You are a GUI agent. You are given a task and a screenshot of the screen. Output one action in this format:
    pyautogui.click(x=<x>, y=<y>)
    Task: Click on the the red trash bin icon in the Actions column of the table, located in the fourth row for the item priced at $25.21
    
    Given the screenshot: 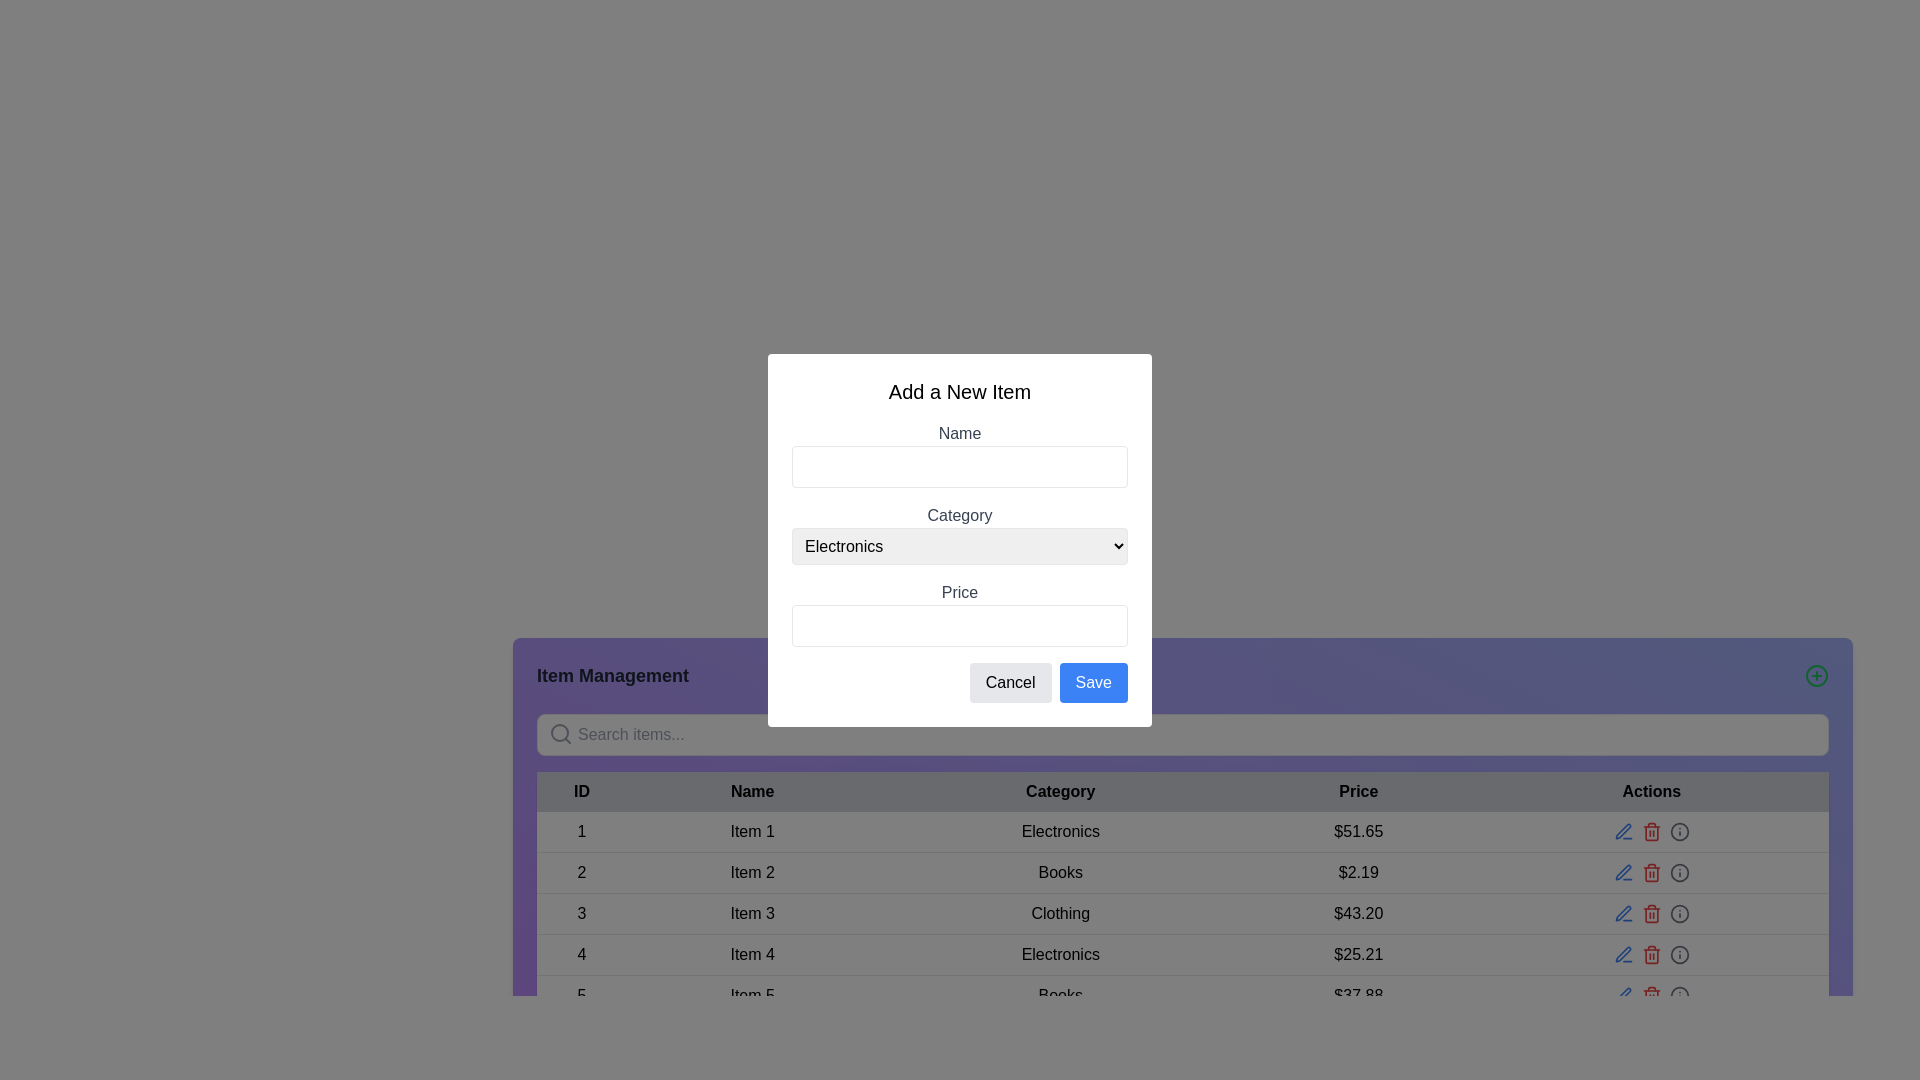 What is the action you would take?
    pyautogui.click(x=1651, y=954)
    